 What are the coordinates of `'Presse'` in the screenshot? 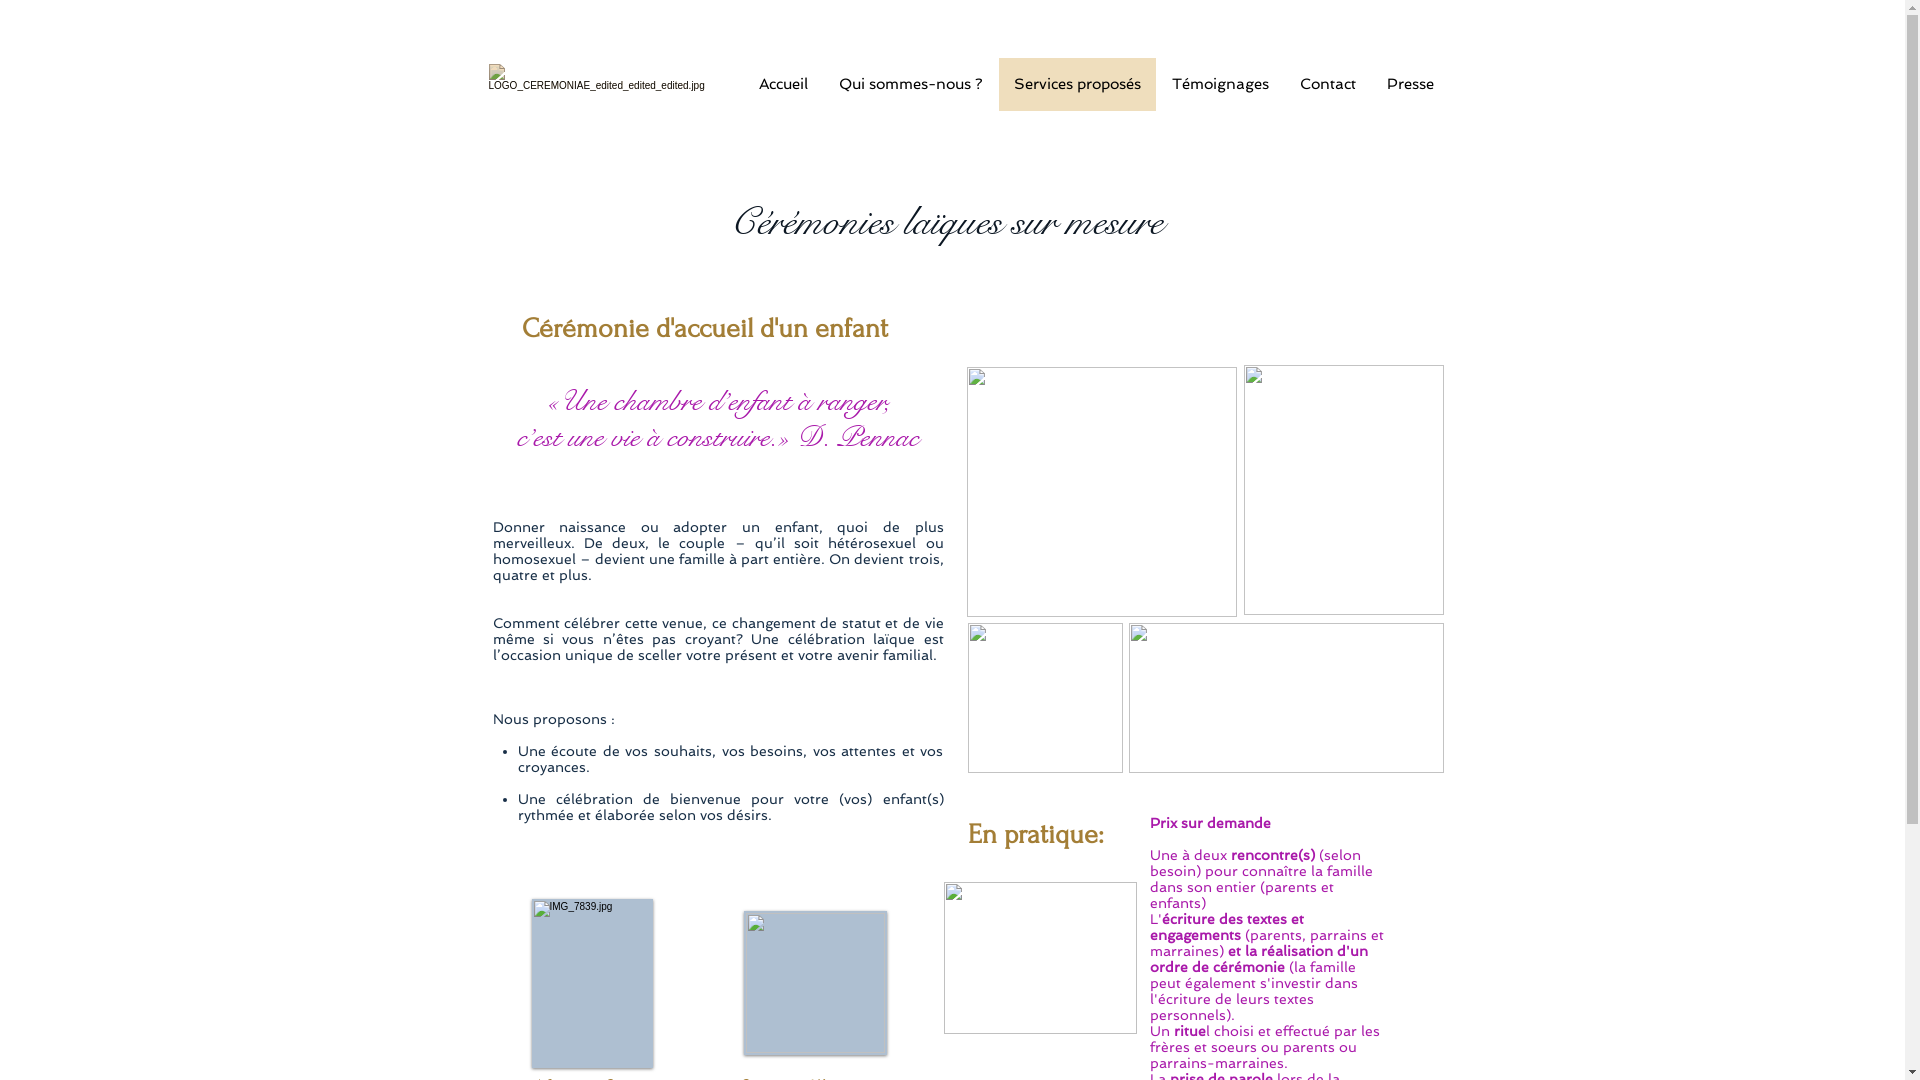 It's located at (1408, 83).